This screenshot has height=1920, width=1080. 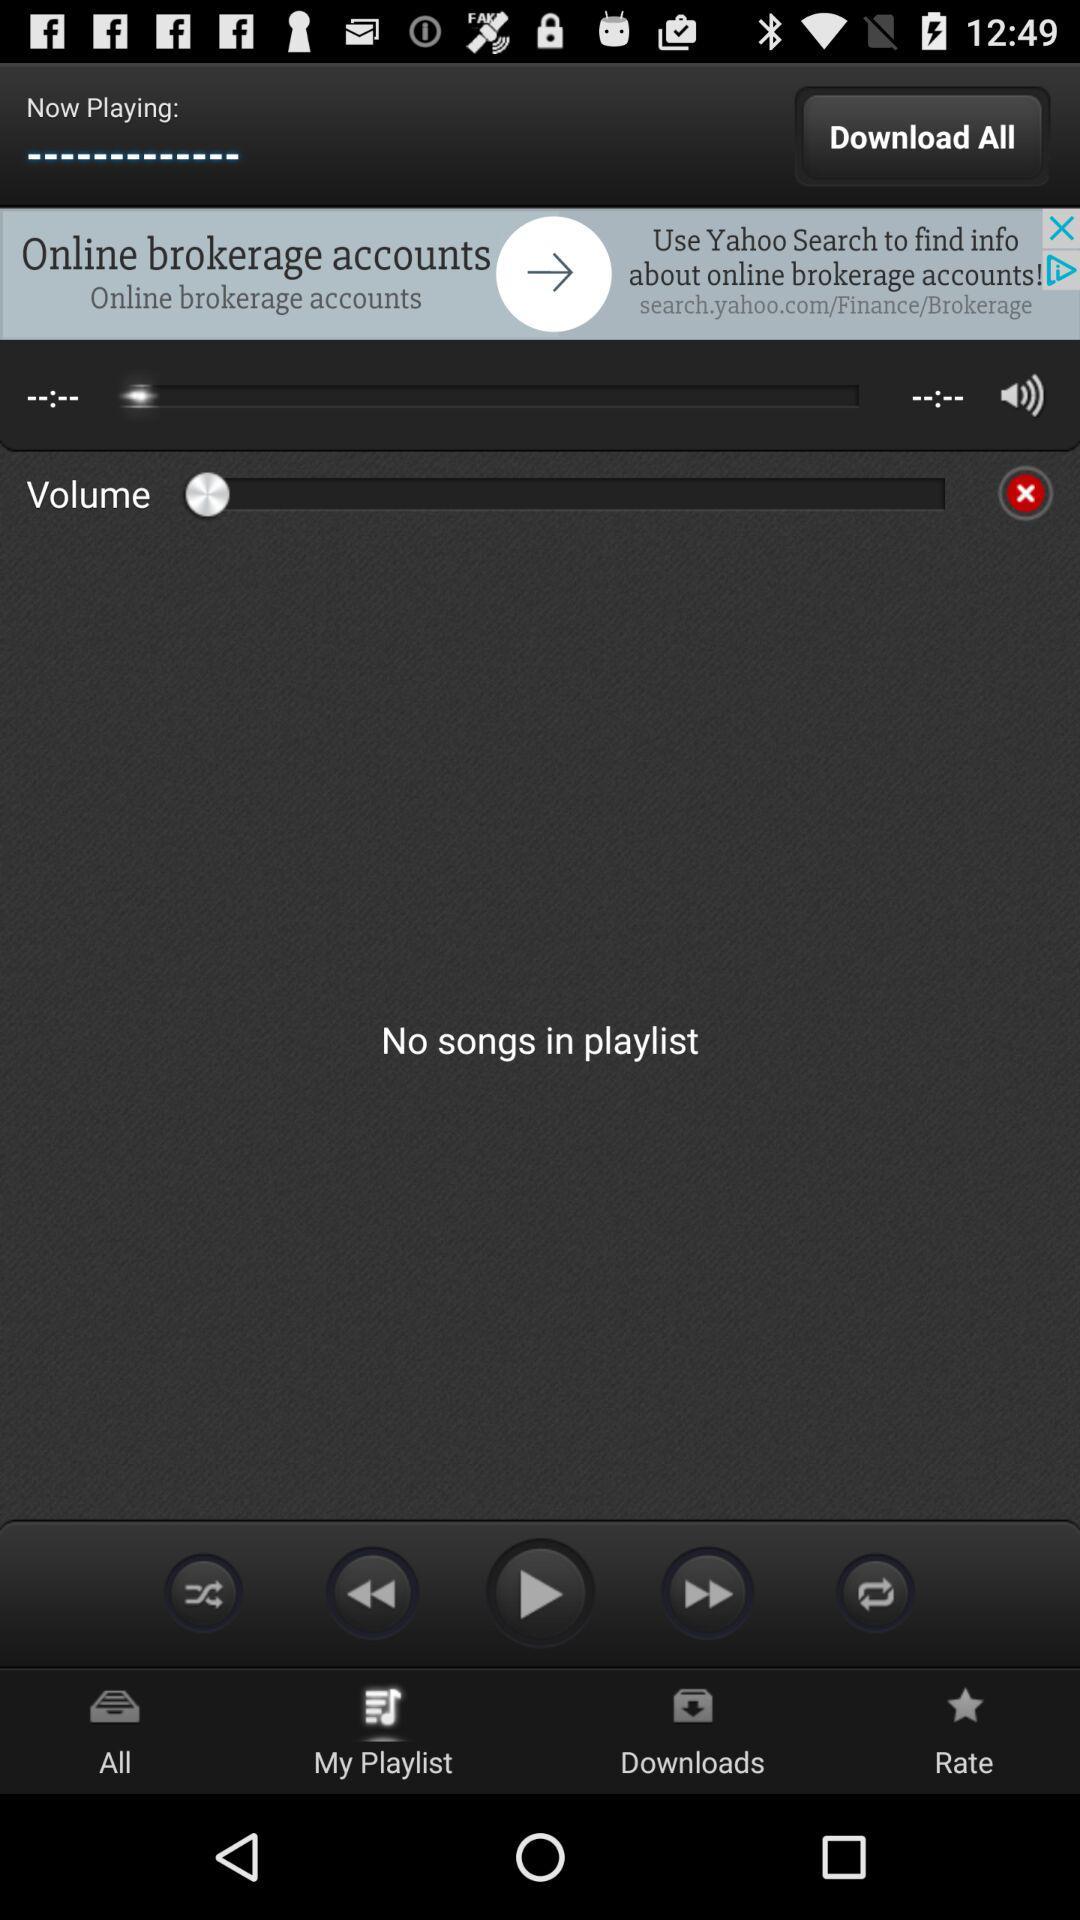 What do you see at coordinates (707, 1591) in the screenshot?
I see `next` at bounding box center [707, 1591].